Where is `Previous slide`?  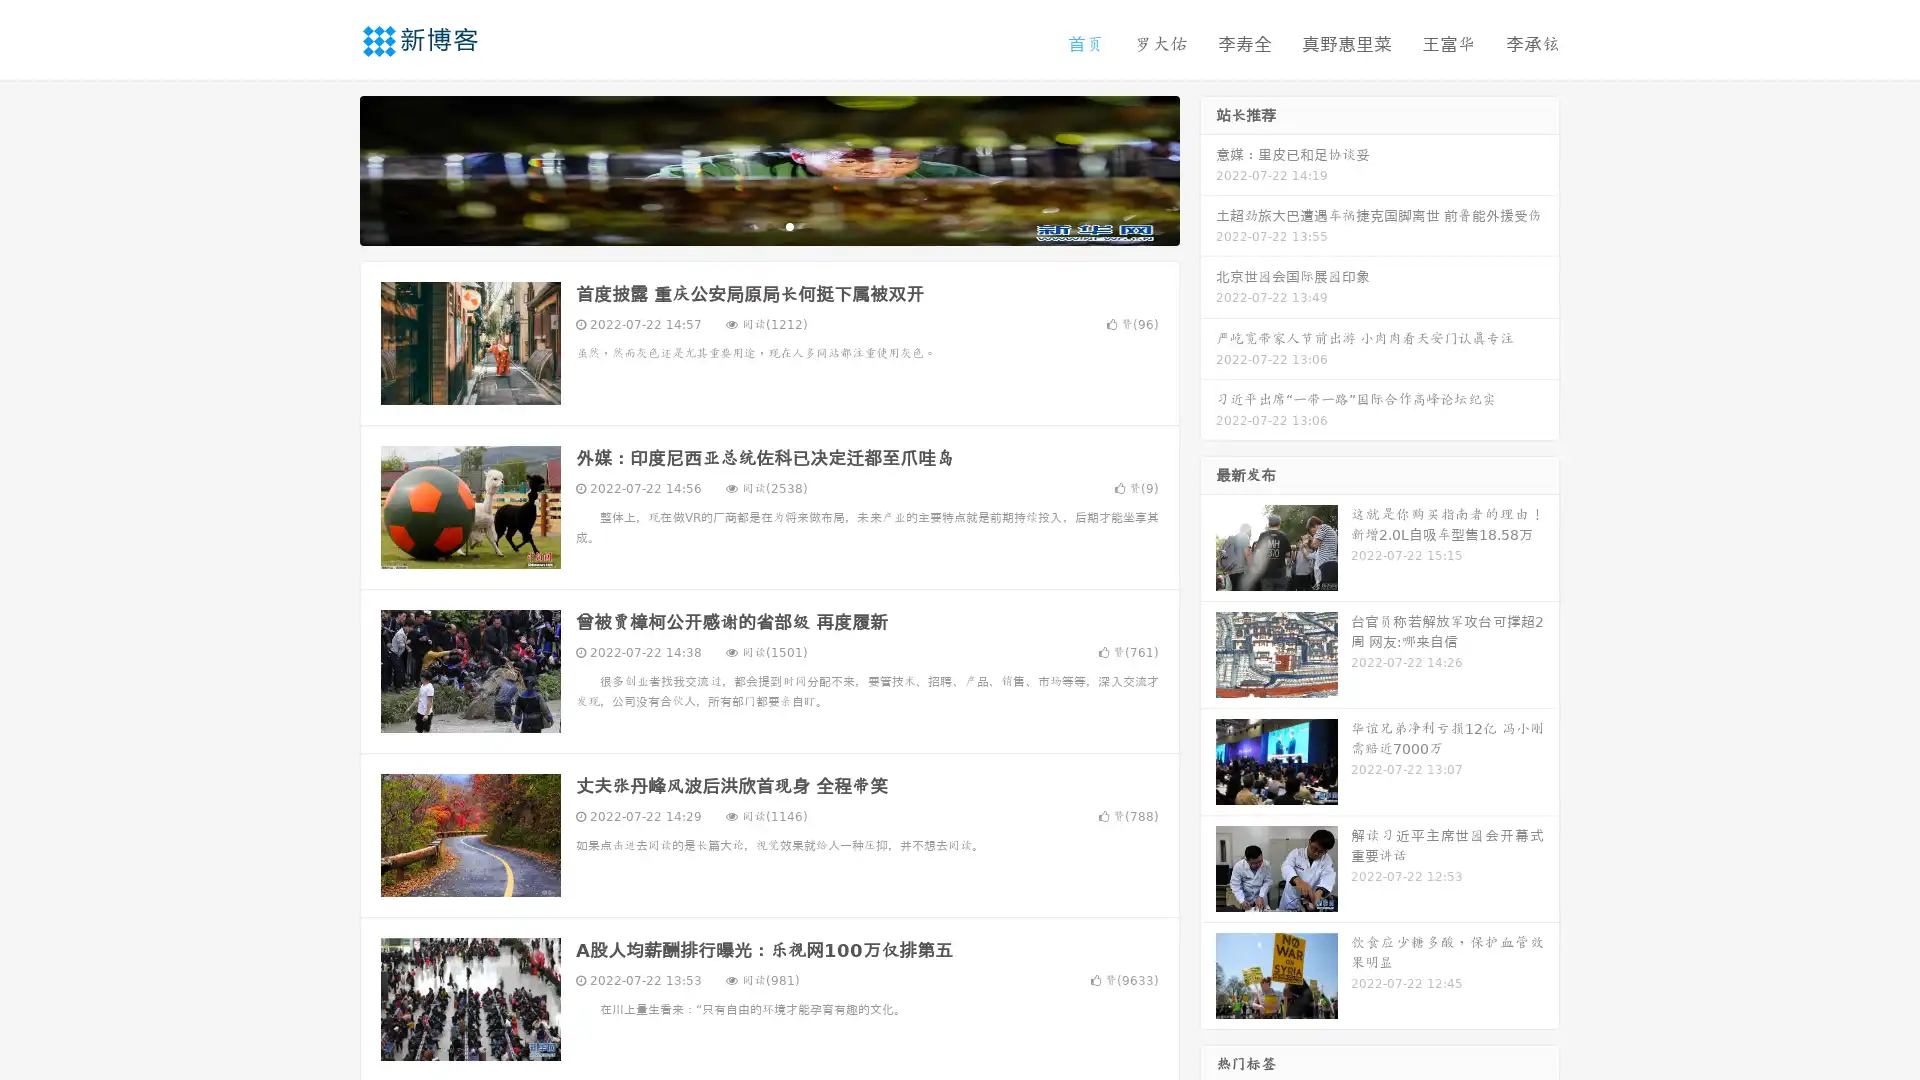
Previous slide is located at coordinates (330, 168).